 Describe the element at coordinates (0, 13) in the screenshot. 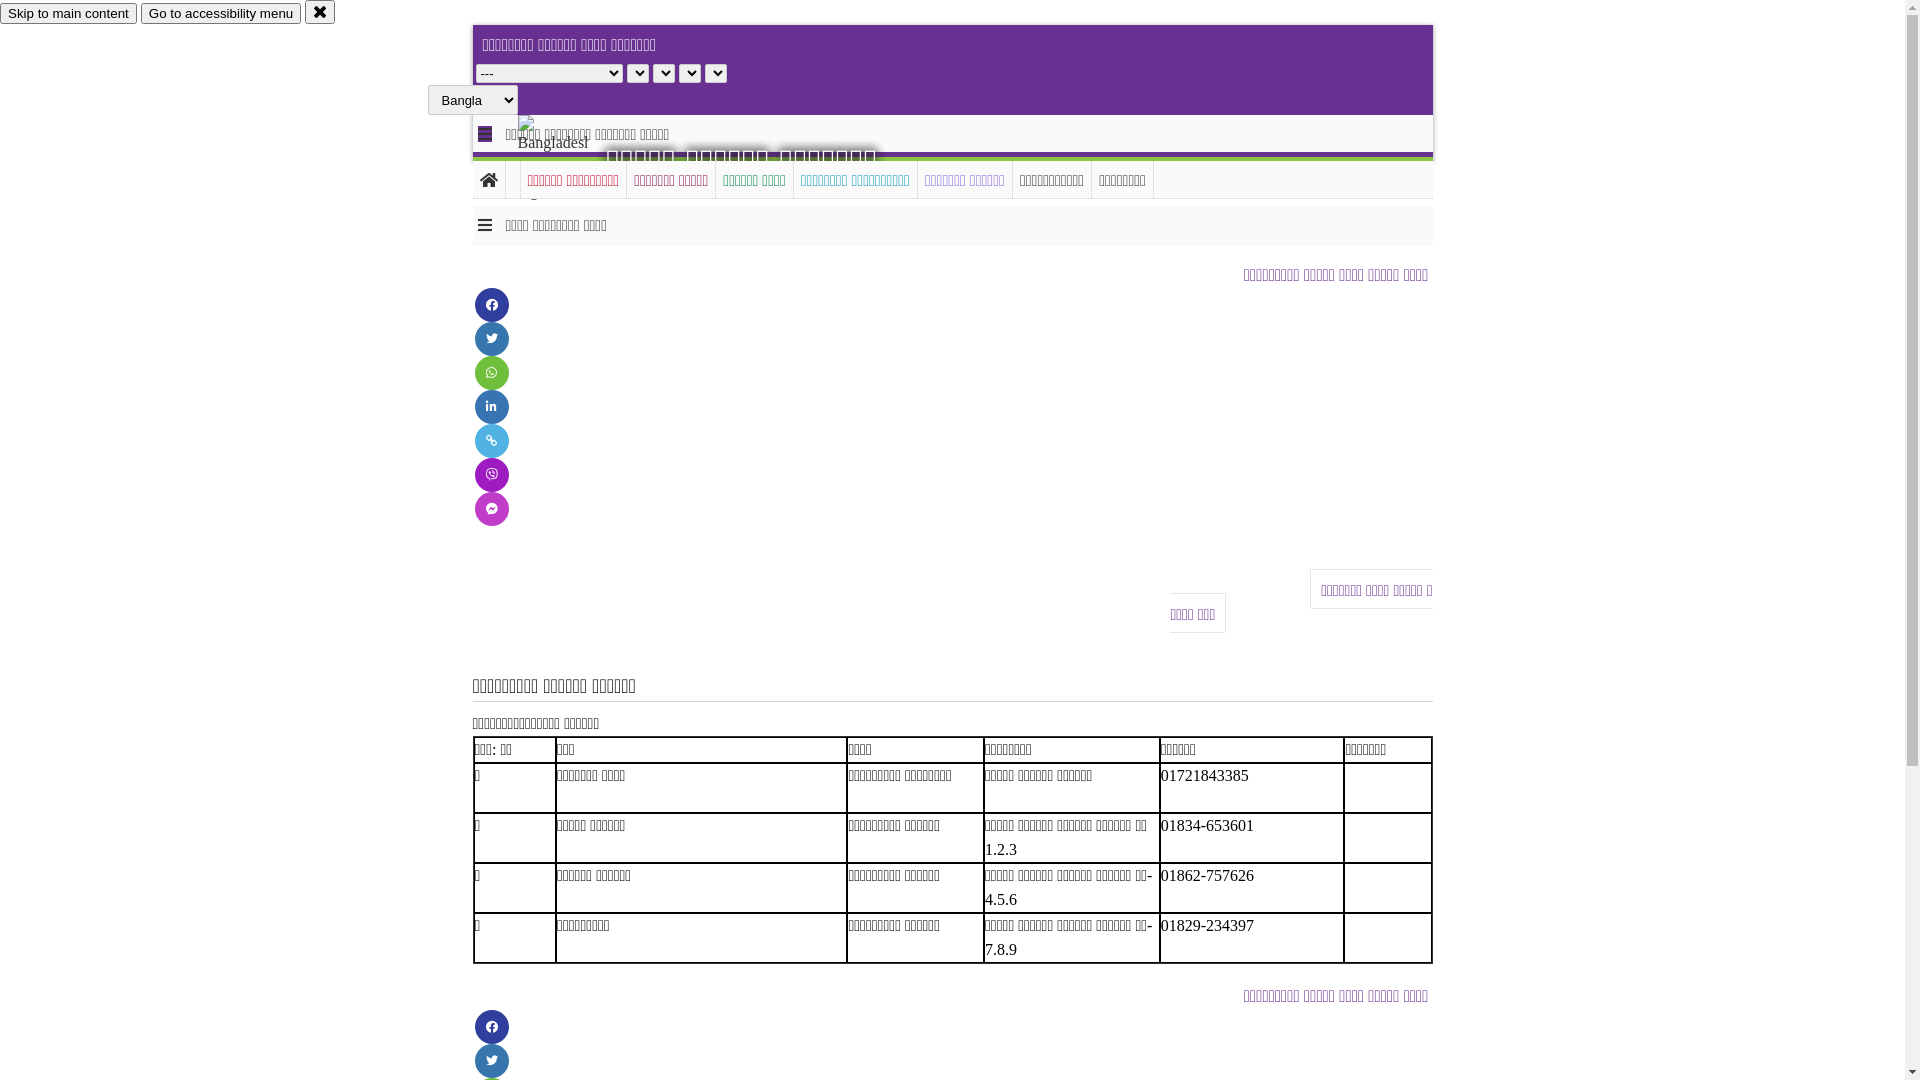

I see `'Skip to main content'` at that location.